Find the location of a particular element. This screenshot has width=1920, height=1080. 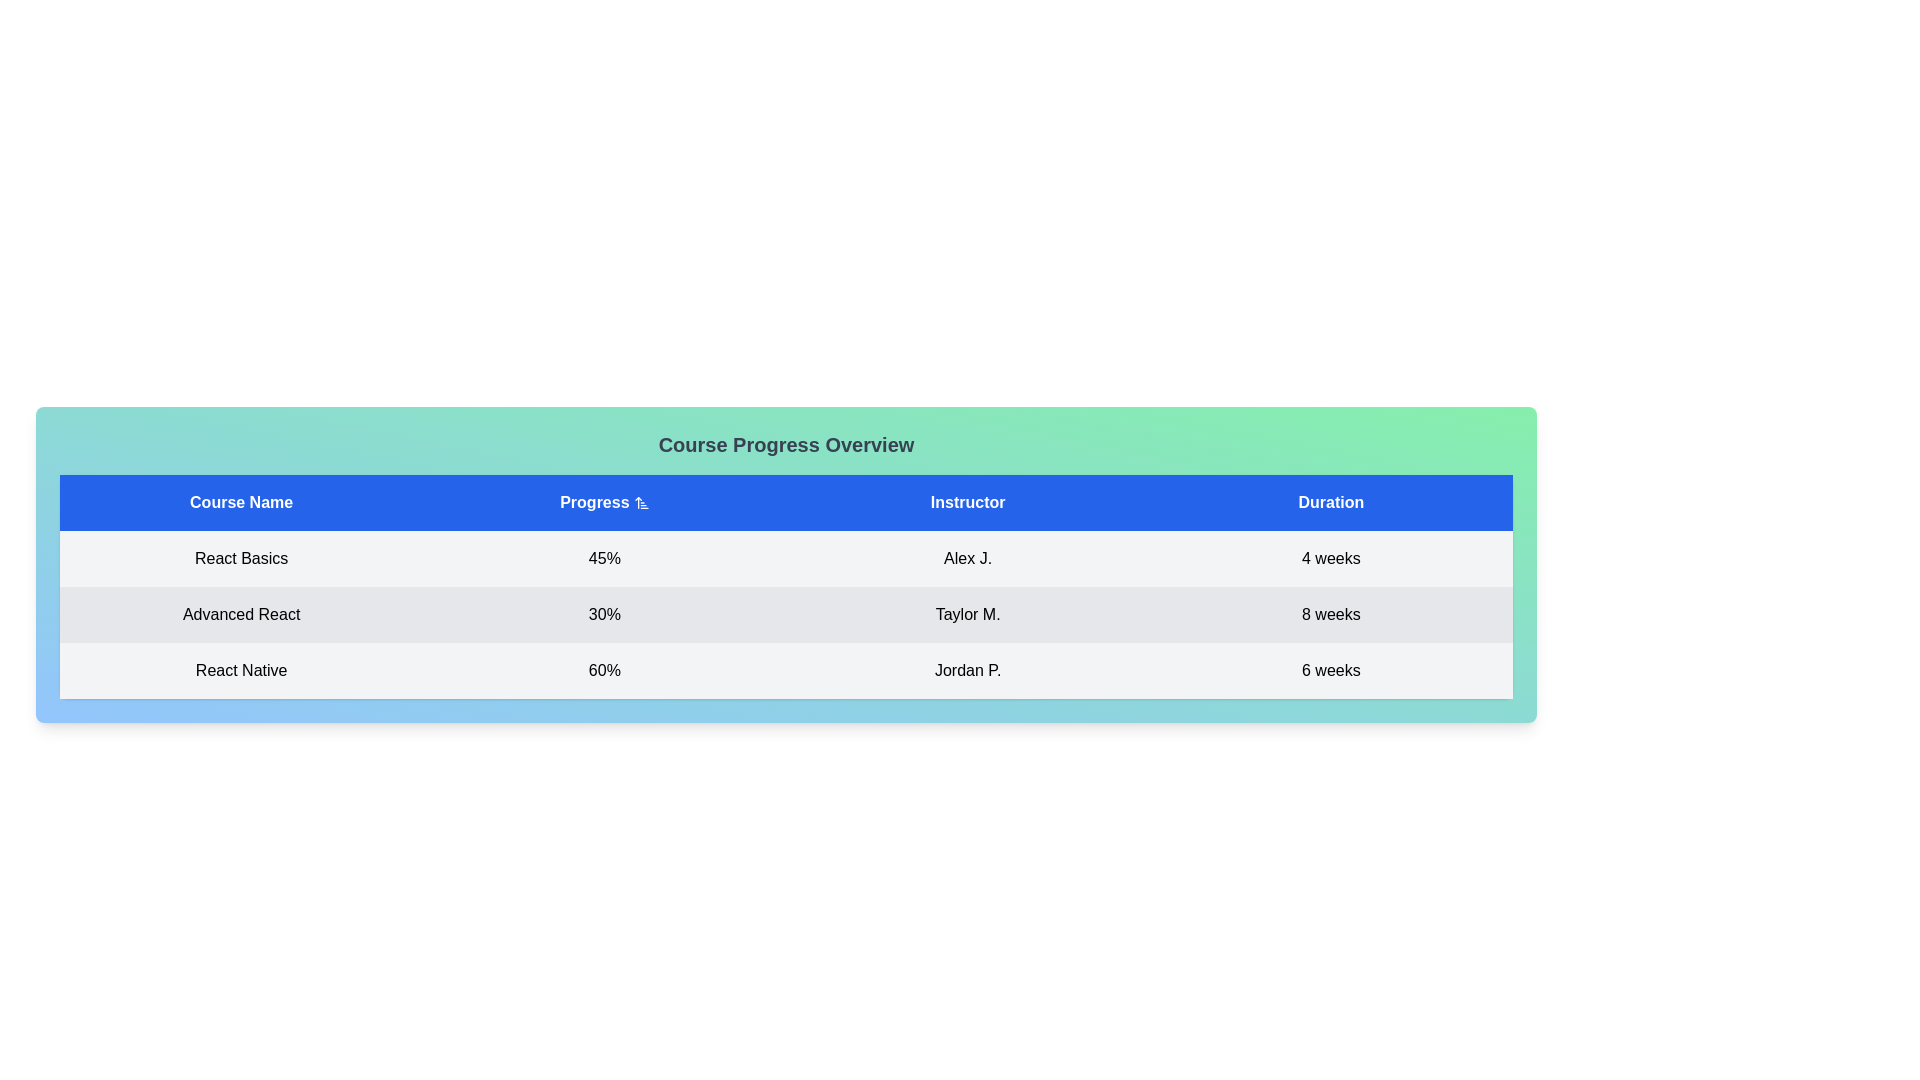

the second row of the table that contains details for the 'Advanced React' course is located at coordinates (785, 613).